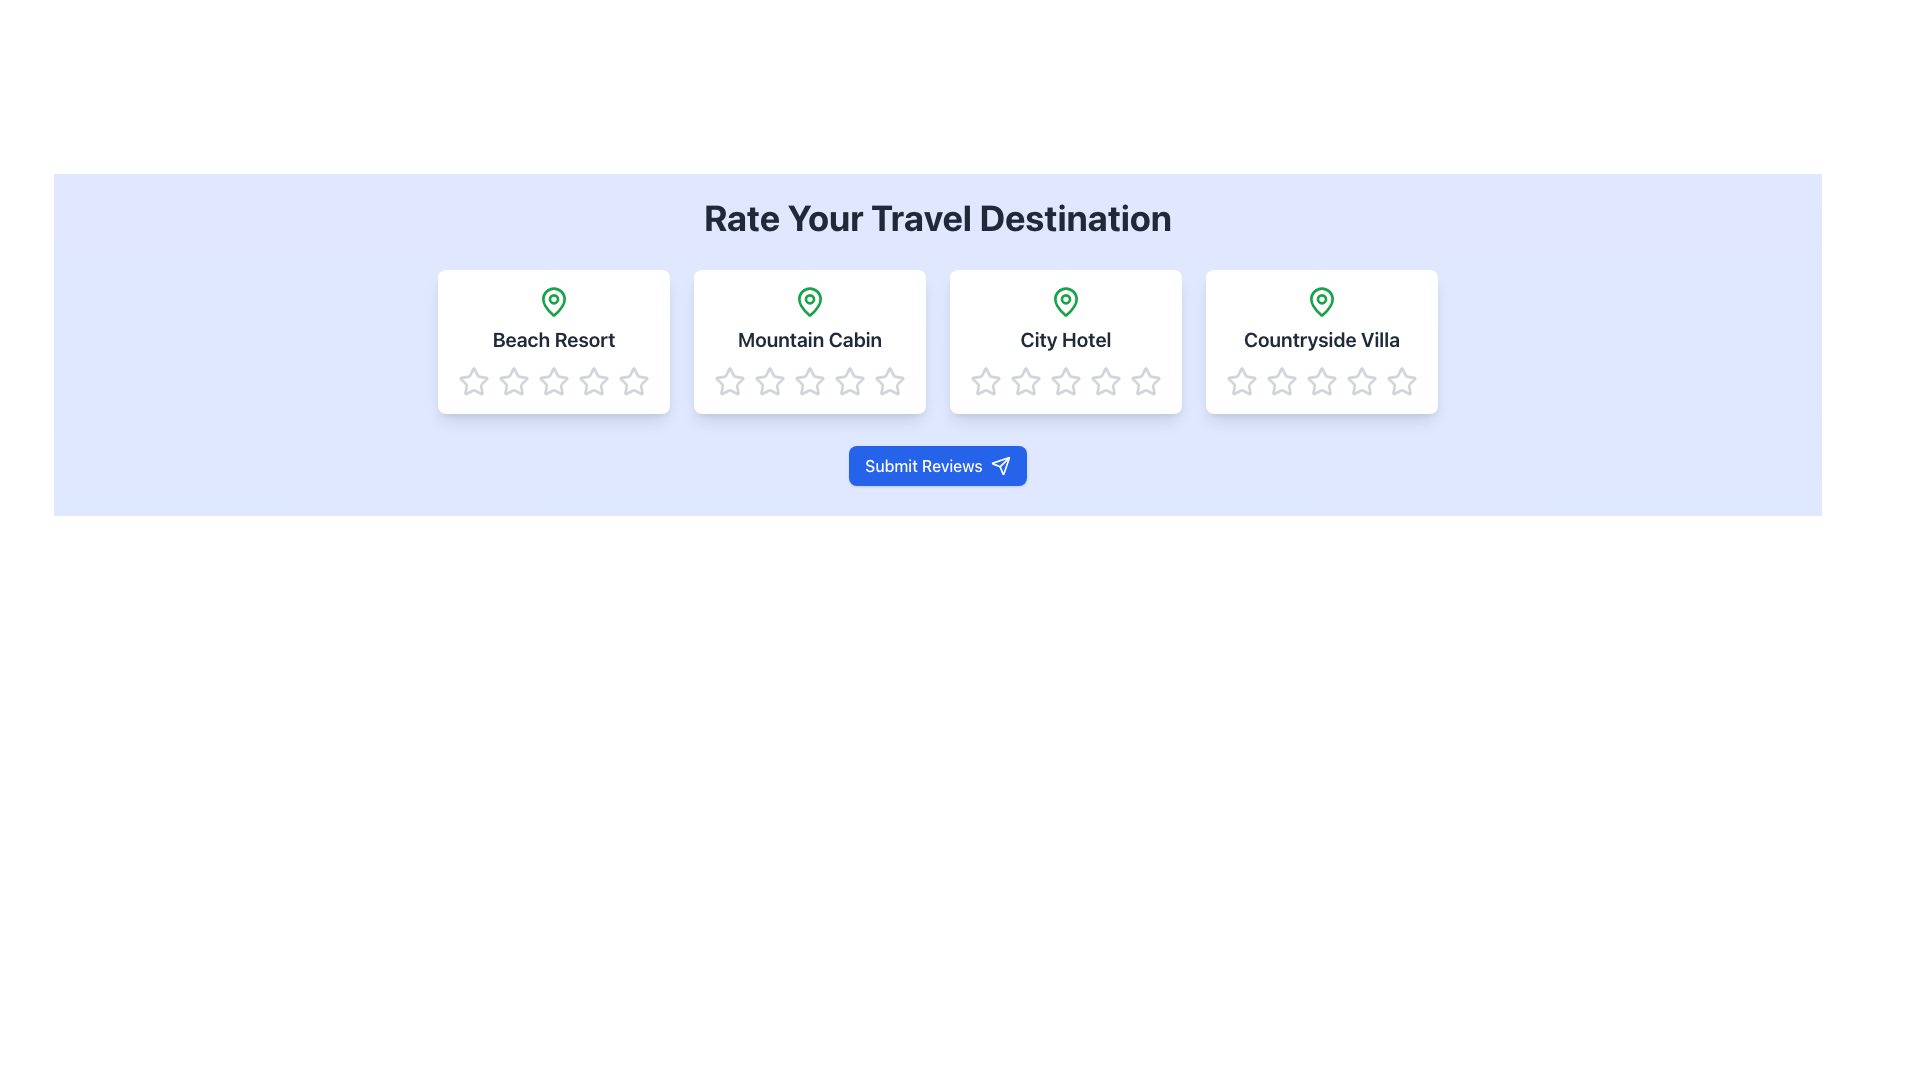 Image resolution: width=1920 pixels, height=1080 pixels. Describe the element at coordinates (768, 381) in the screenshot. I see `the third star-shaped interactive icon in the five-star rating component under the 'Mountain Cabin' rating card to trigger a scale transformation` at that location.